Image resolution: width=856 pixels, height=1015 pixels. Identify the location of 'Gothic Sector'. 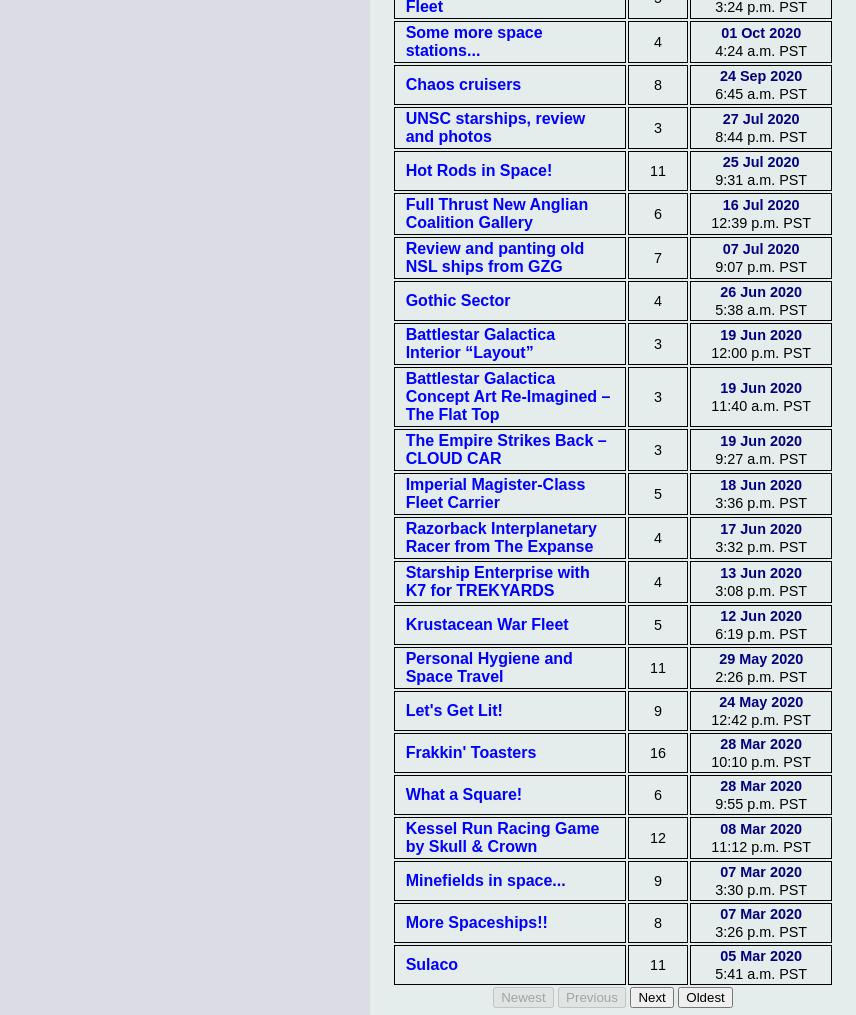
(457, 299).